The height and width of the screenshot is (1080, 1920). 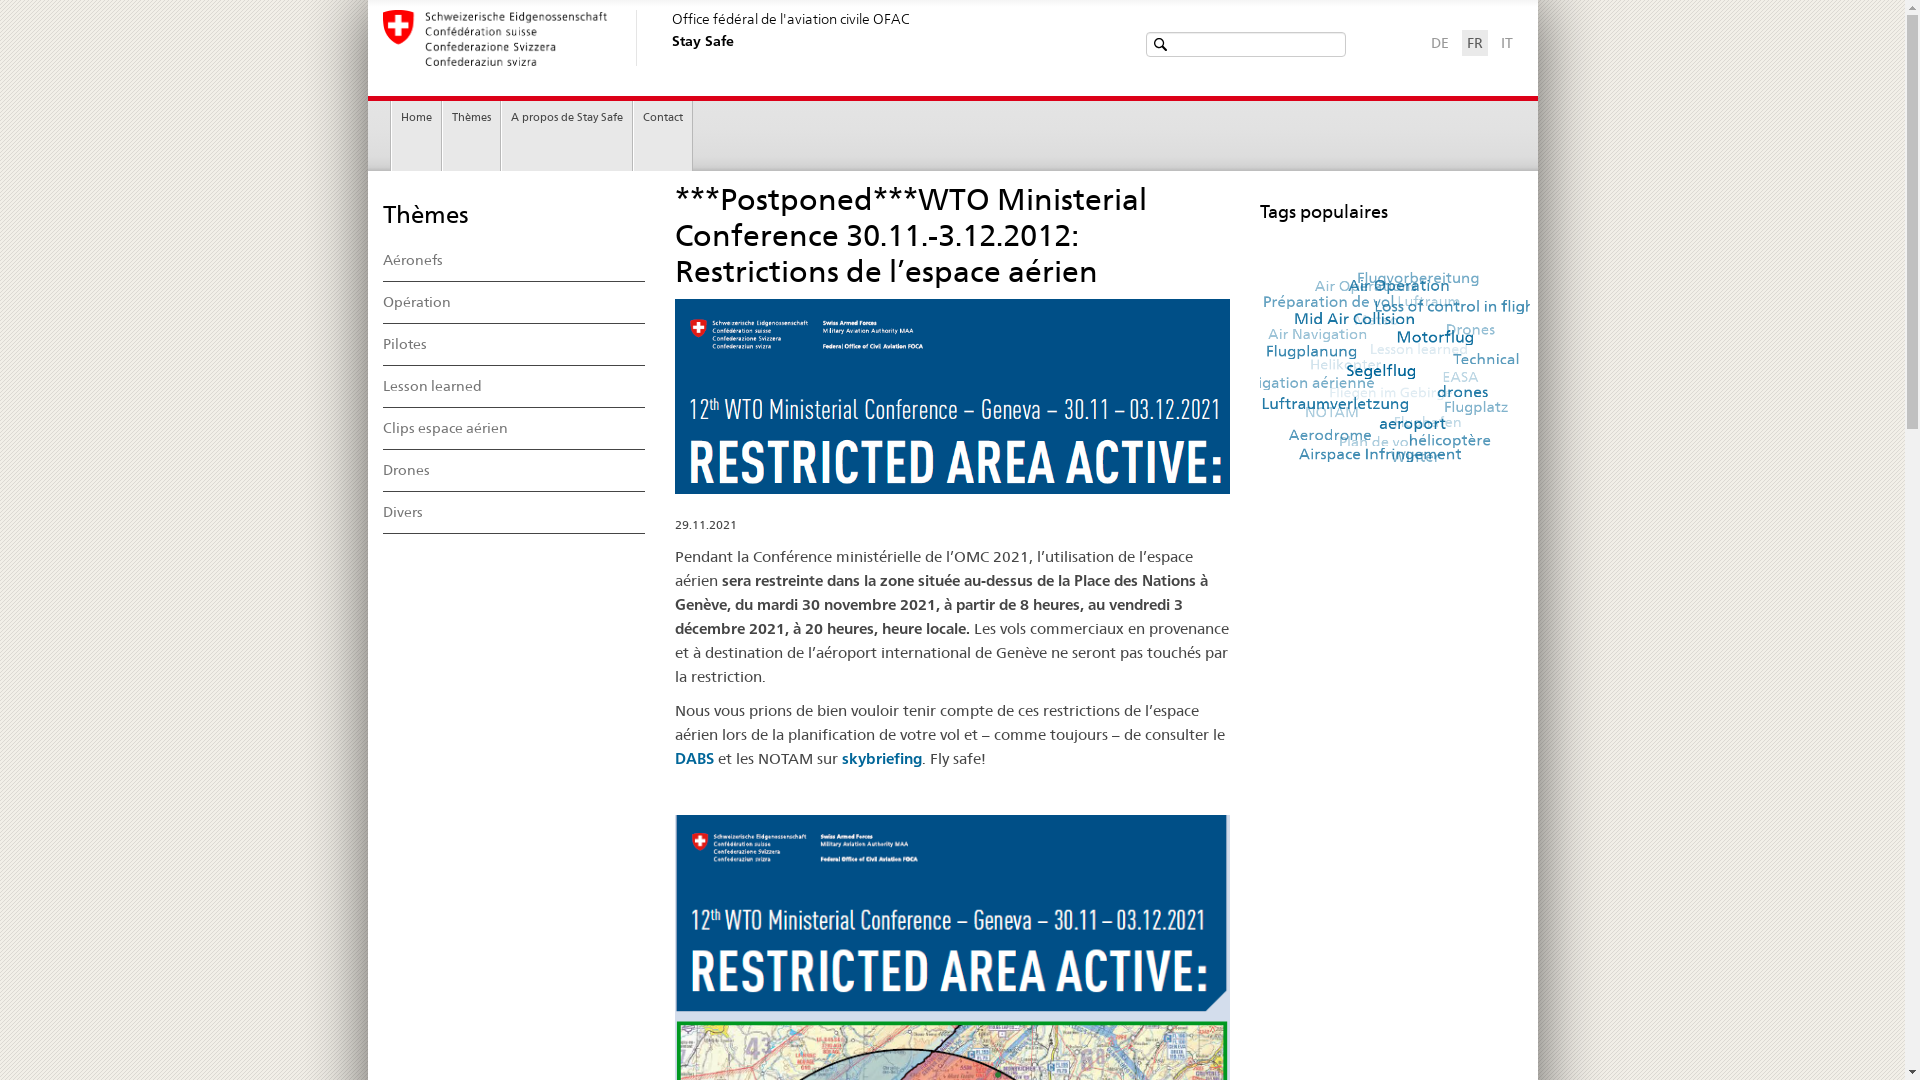 I want to click on 'A propos de Stay Safe', so click(x=565, y=135).